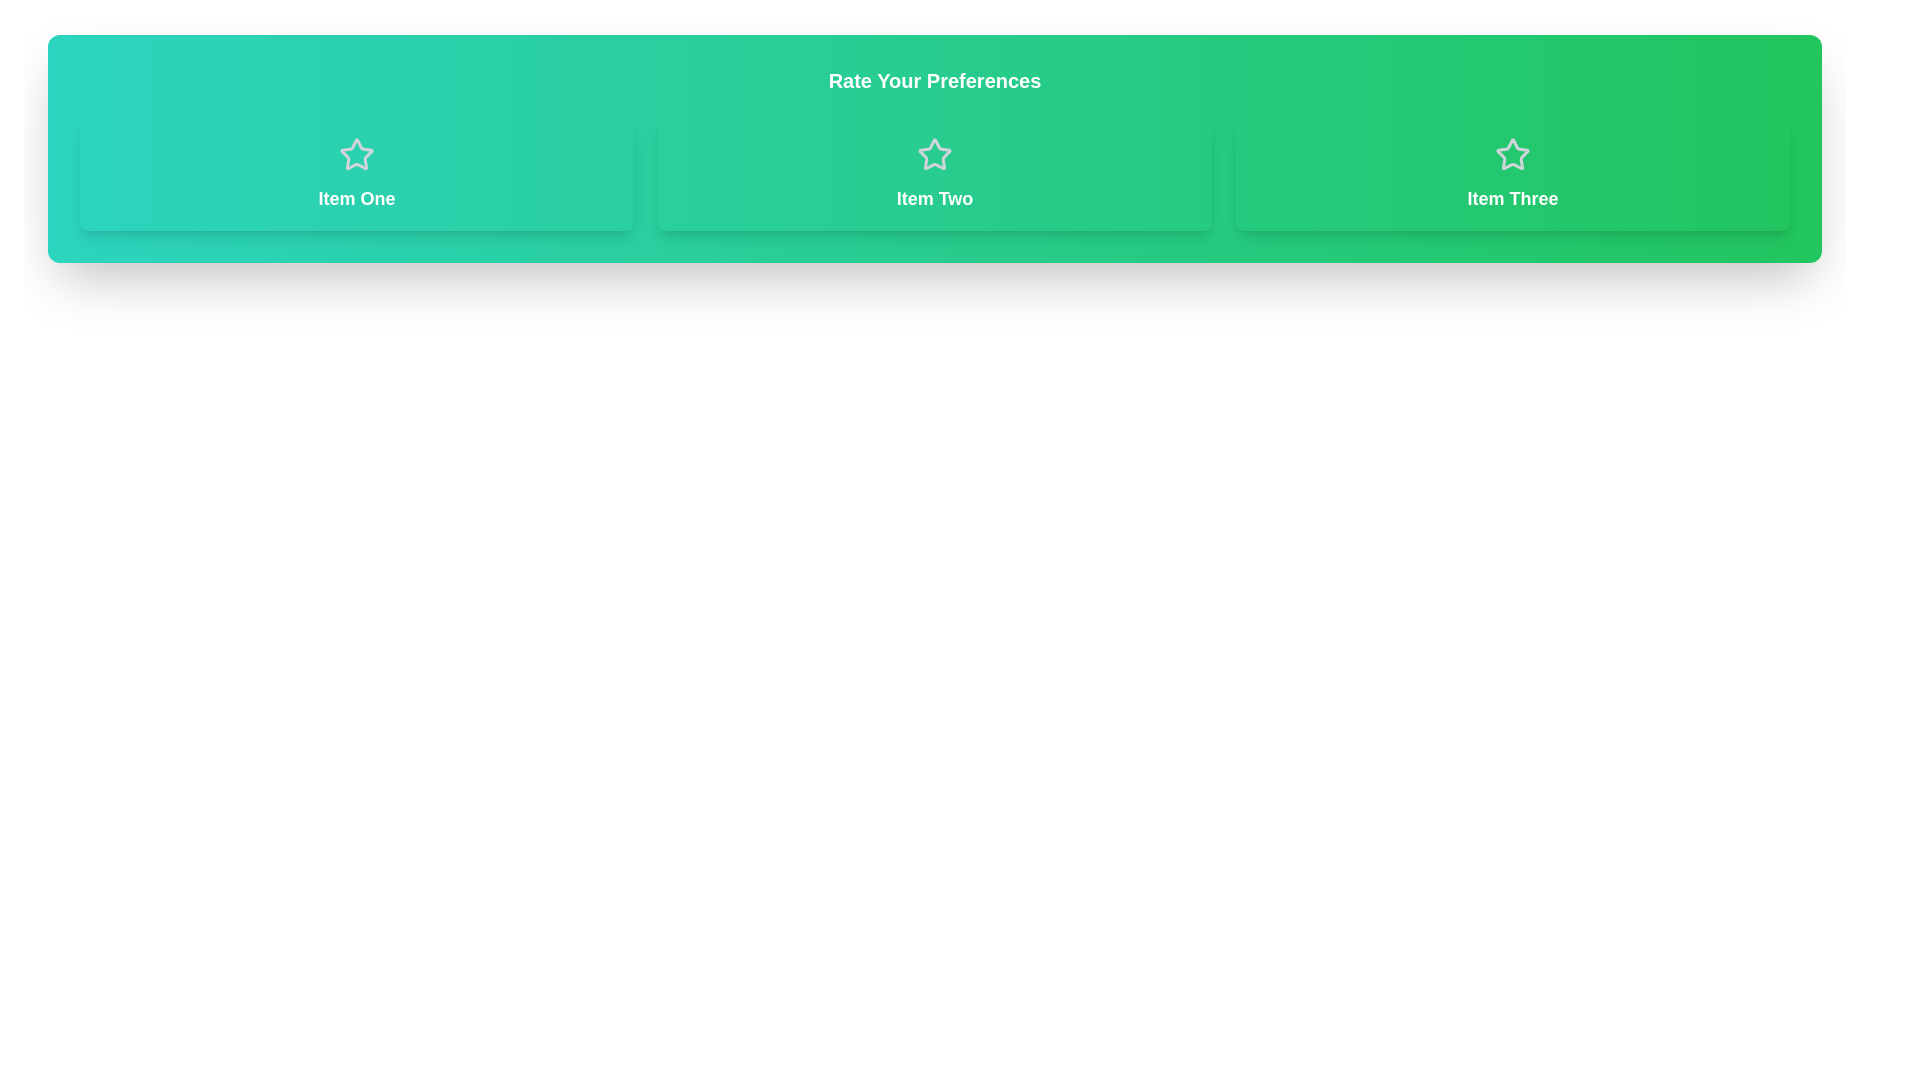 Image resolution: width=1920 pixels, height=1080 pixels. I want to click on the star icon for Item Two, so click(934, 153).